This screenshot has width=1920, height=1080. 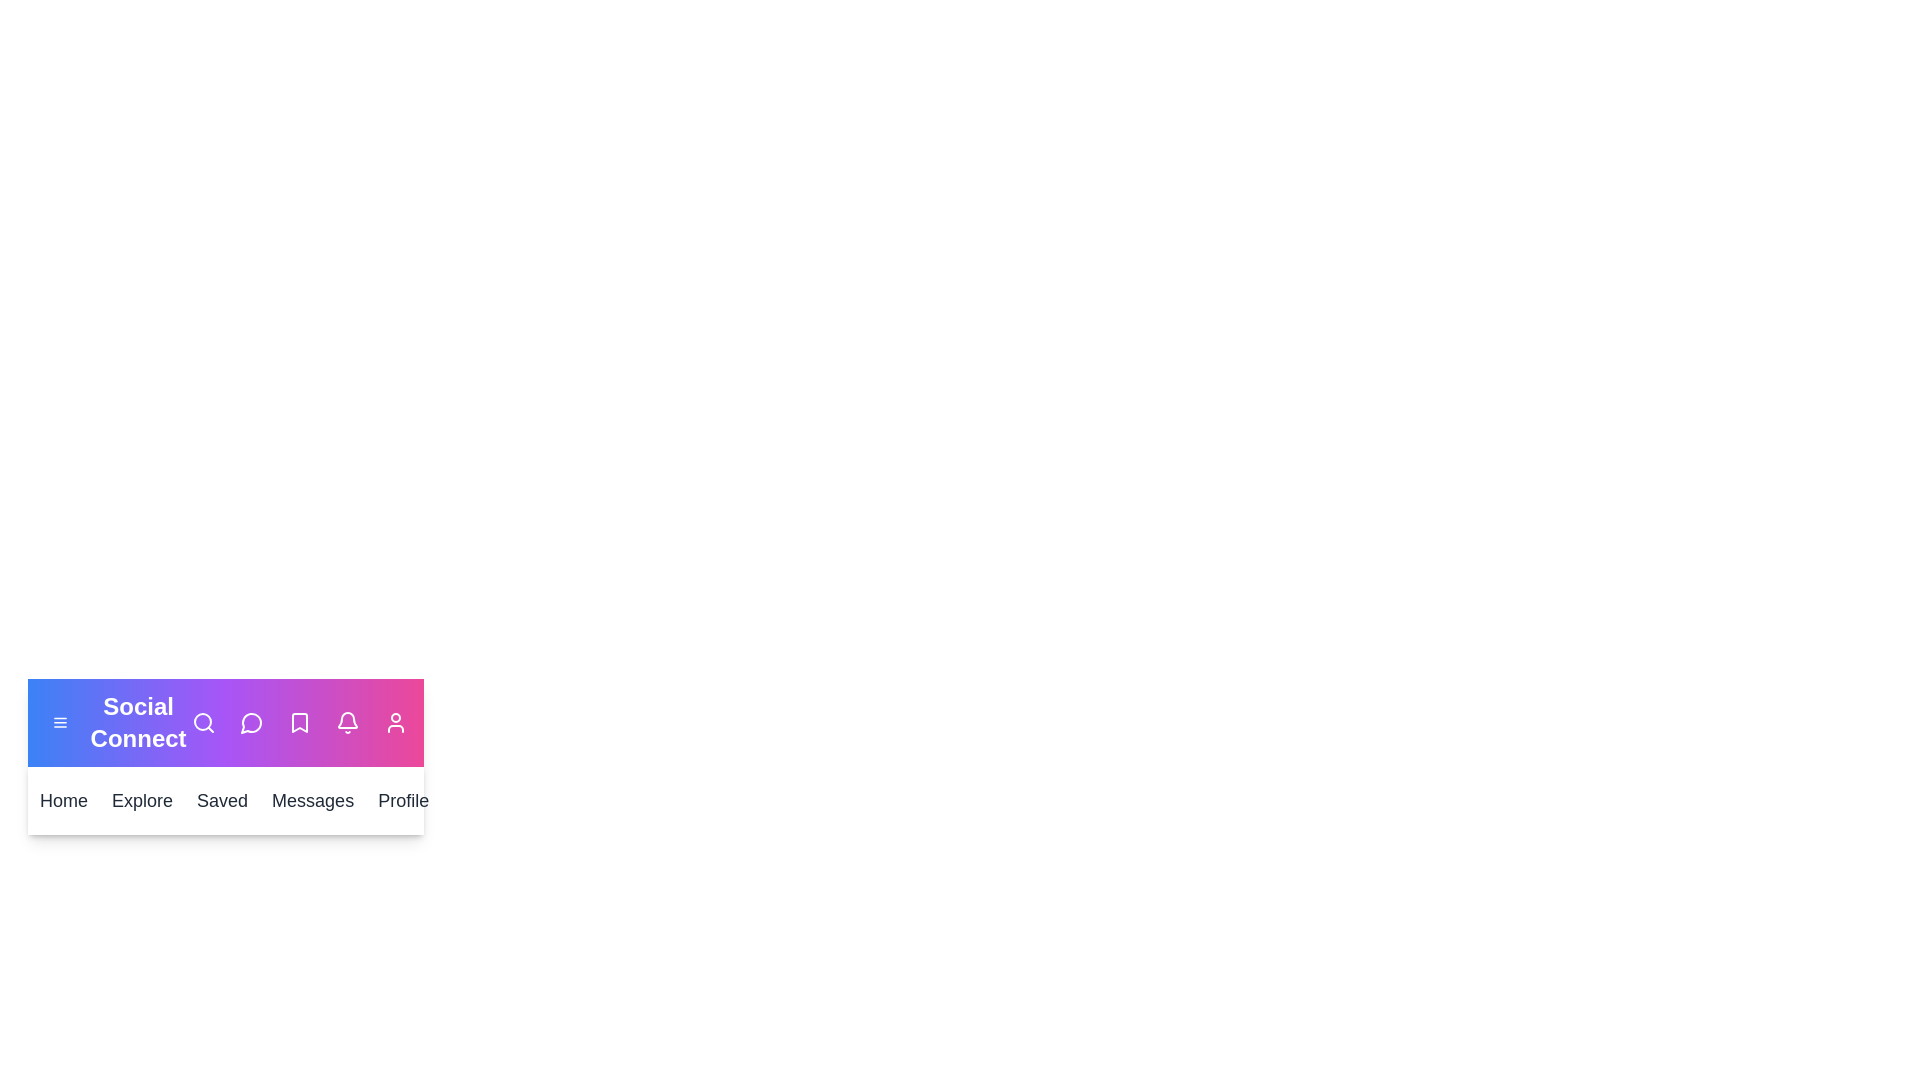 I want to click on the Explore button to navigate to the Explore section, so click(x=141, y=800).